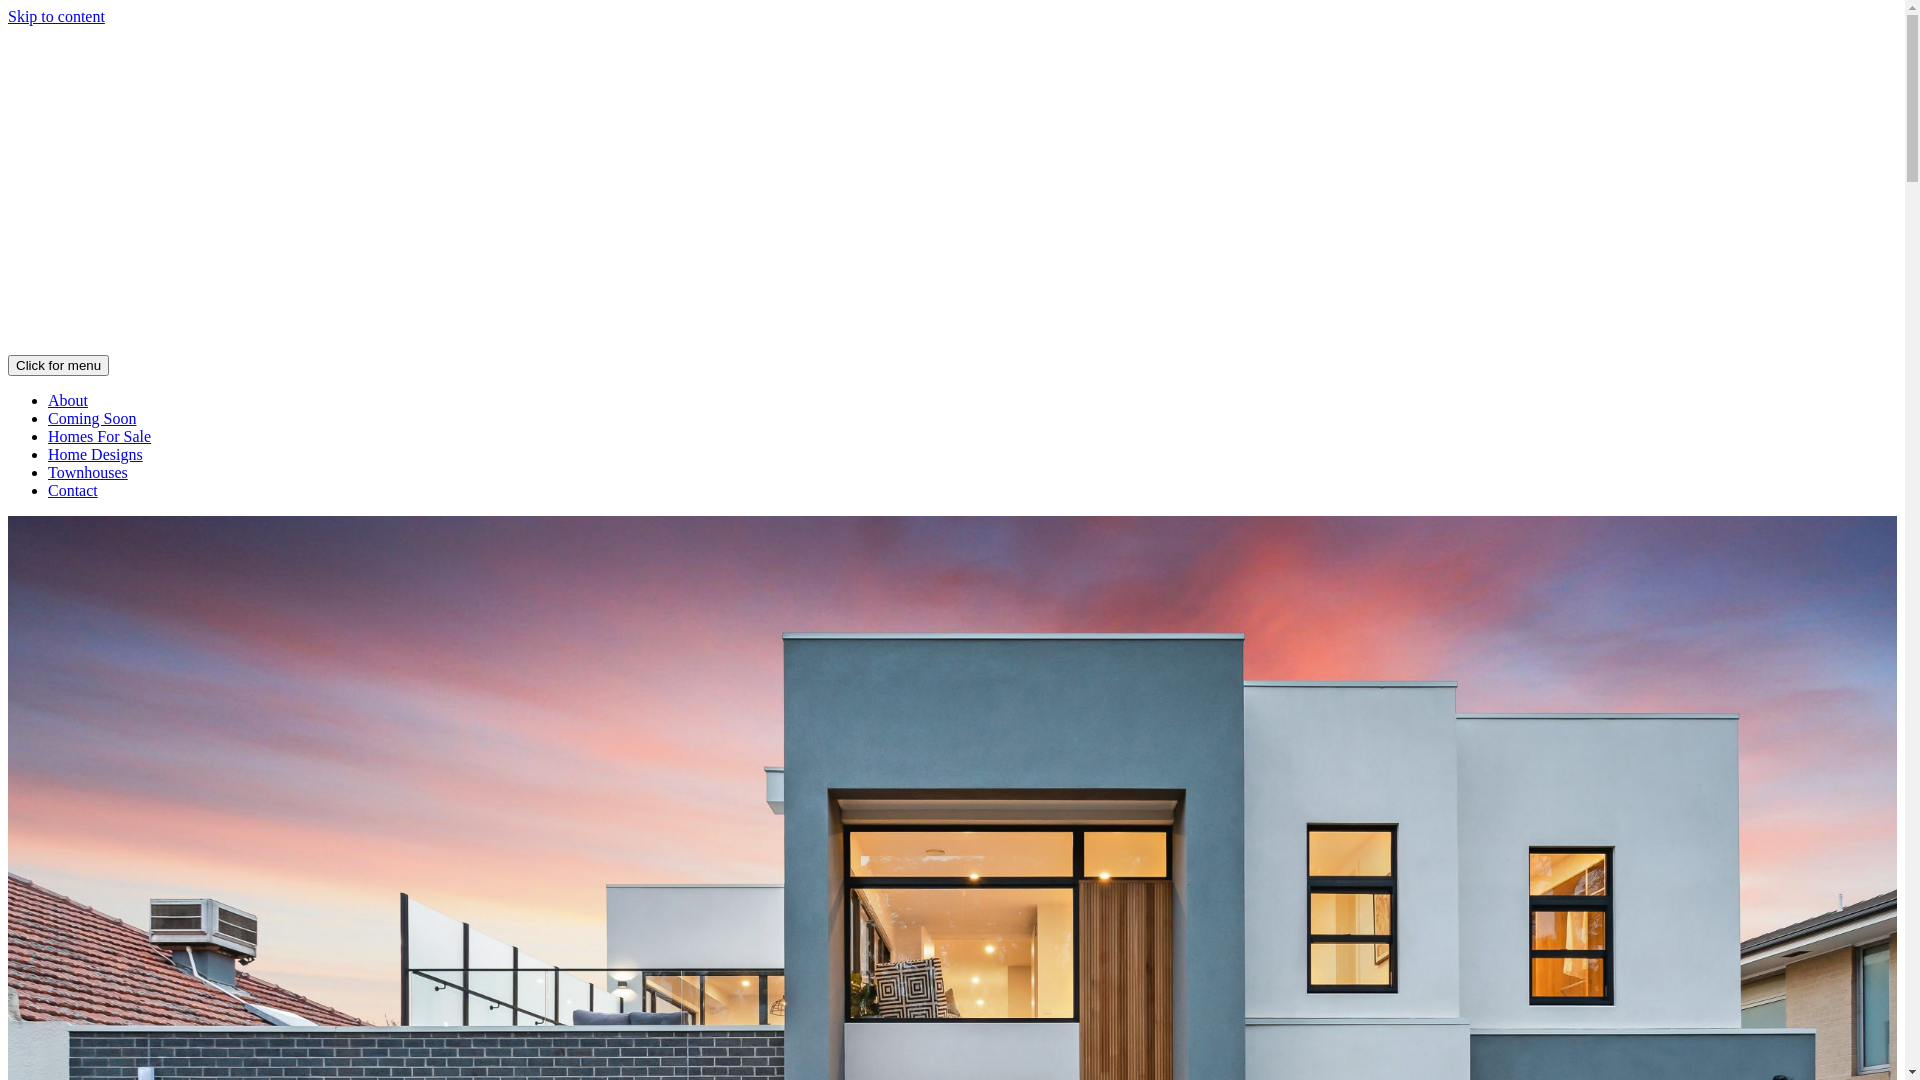  I want to click on 'Home Designs', so click(94, 454).